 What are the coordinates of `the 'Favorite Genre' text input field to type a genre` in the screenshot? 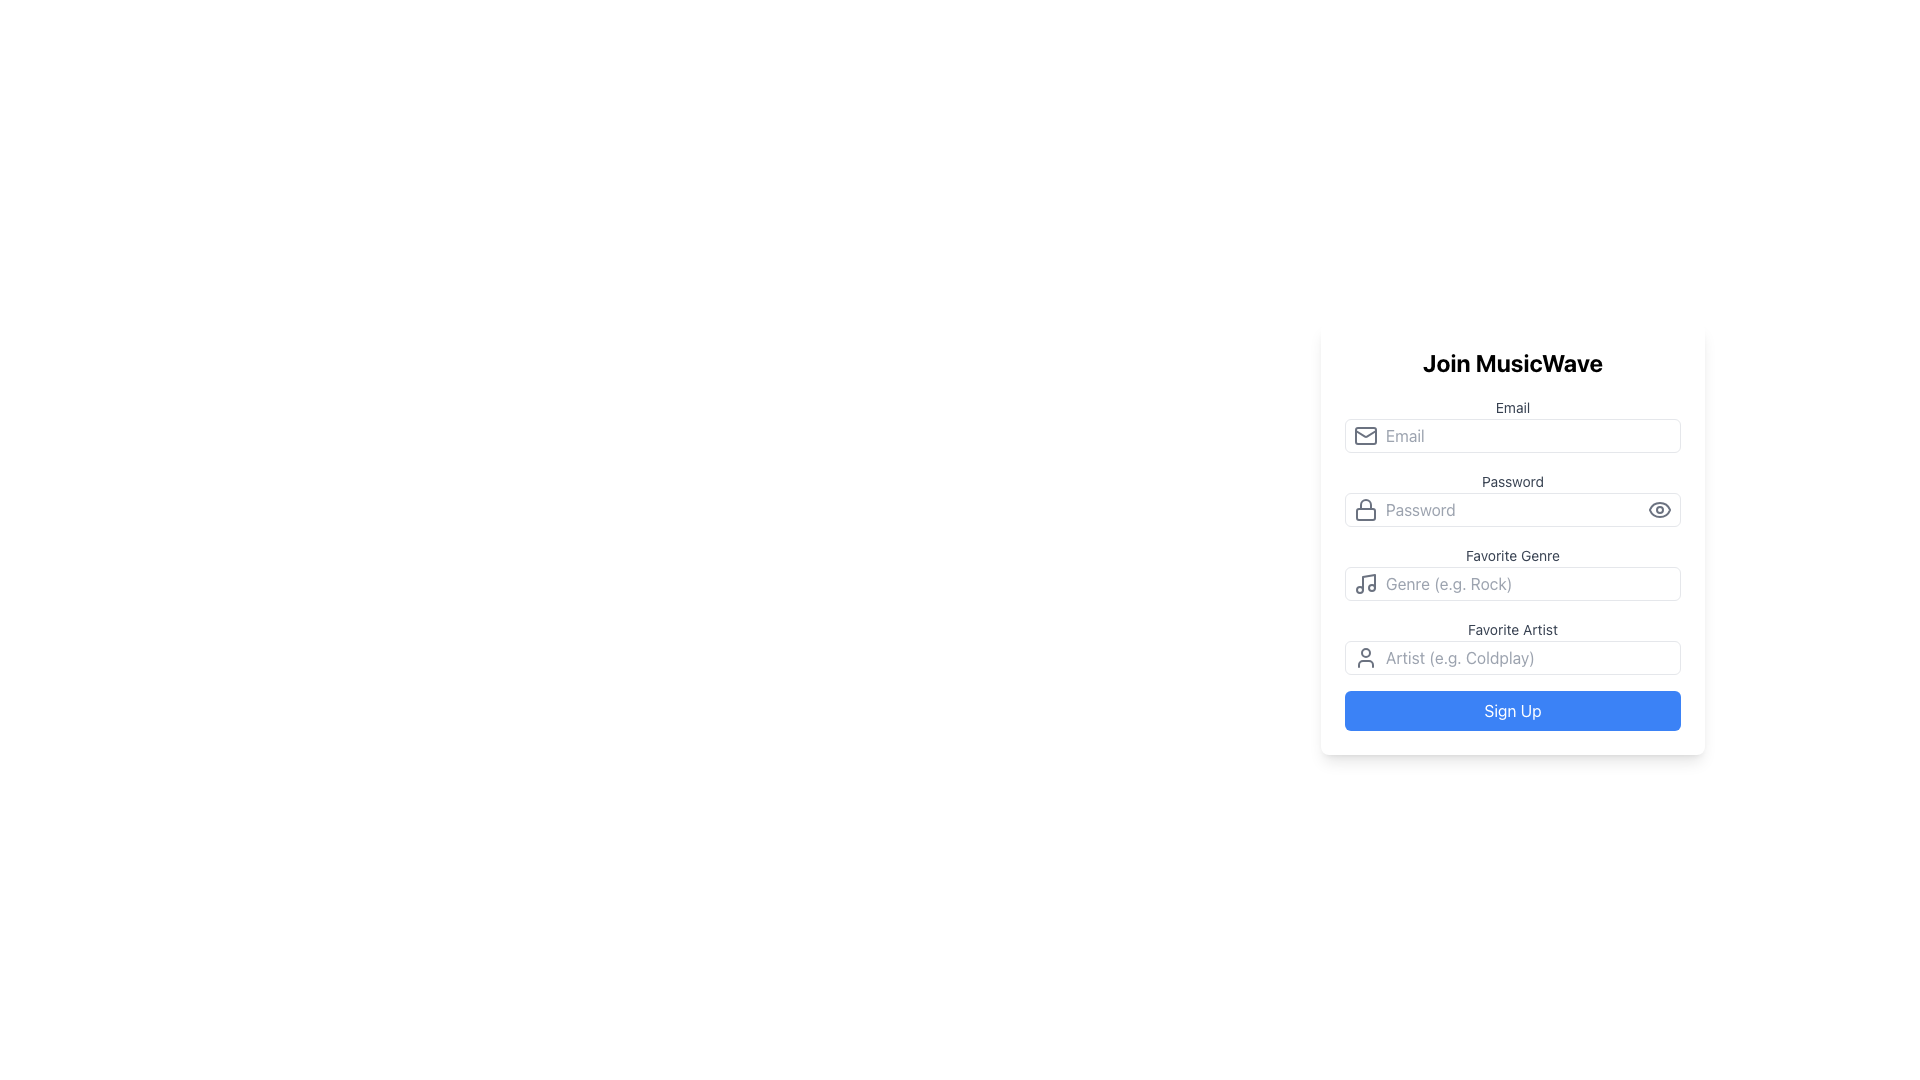 It's located at (1512, 571).